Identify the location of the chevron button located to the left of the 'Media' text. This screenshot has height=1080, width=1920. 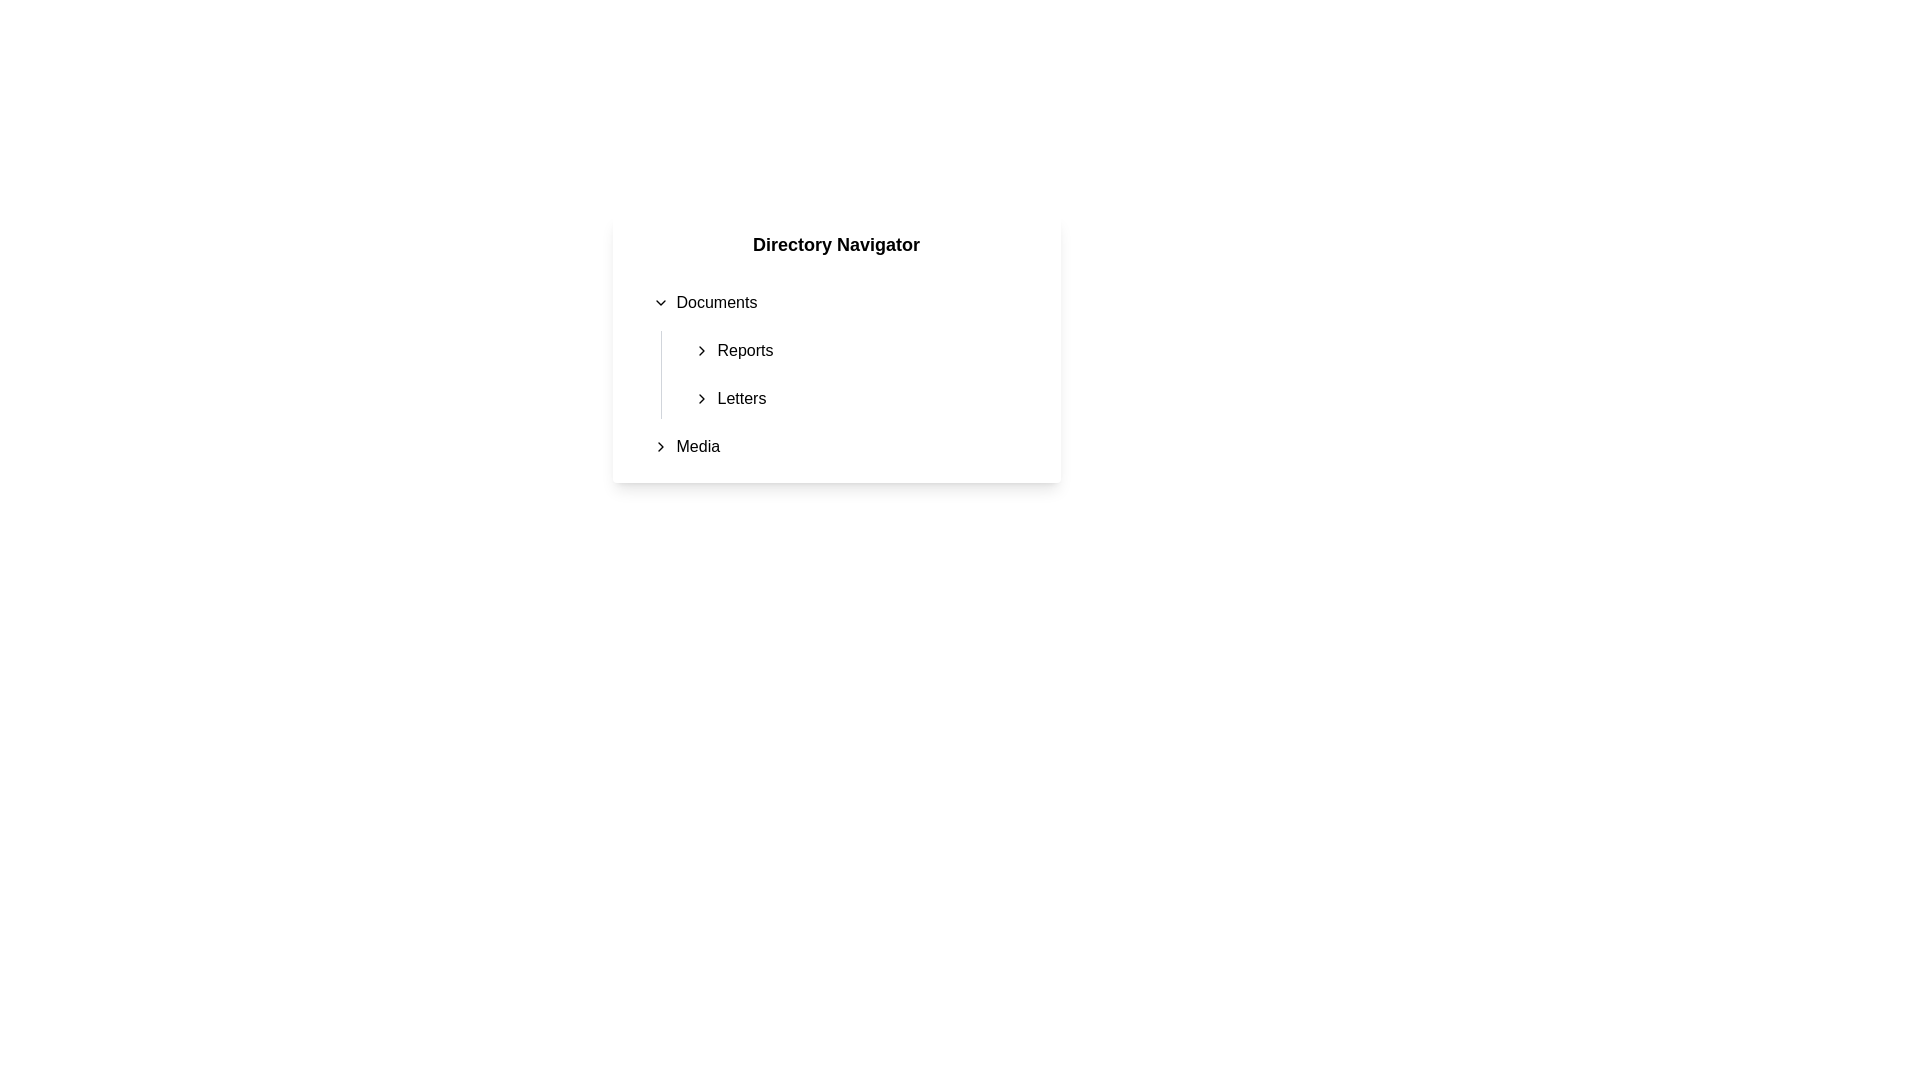
(660, 446).